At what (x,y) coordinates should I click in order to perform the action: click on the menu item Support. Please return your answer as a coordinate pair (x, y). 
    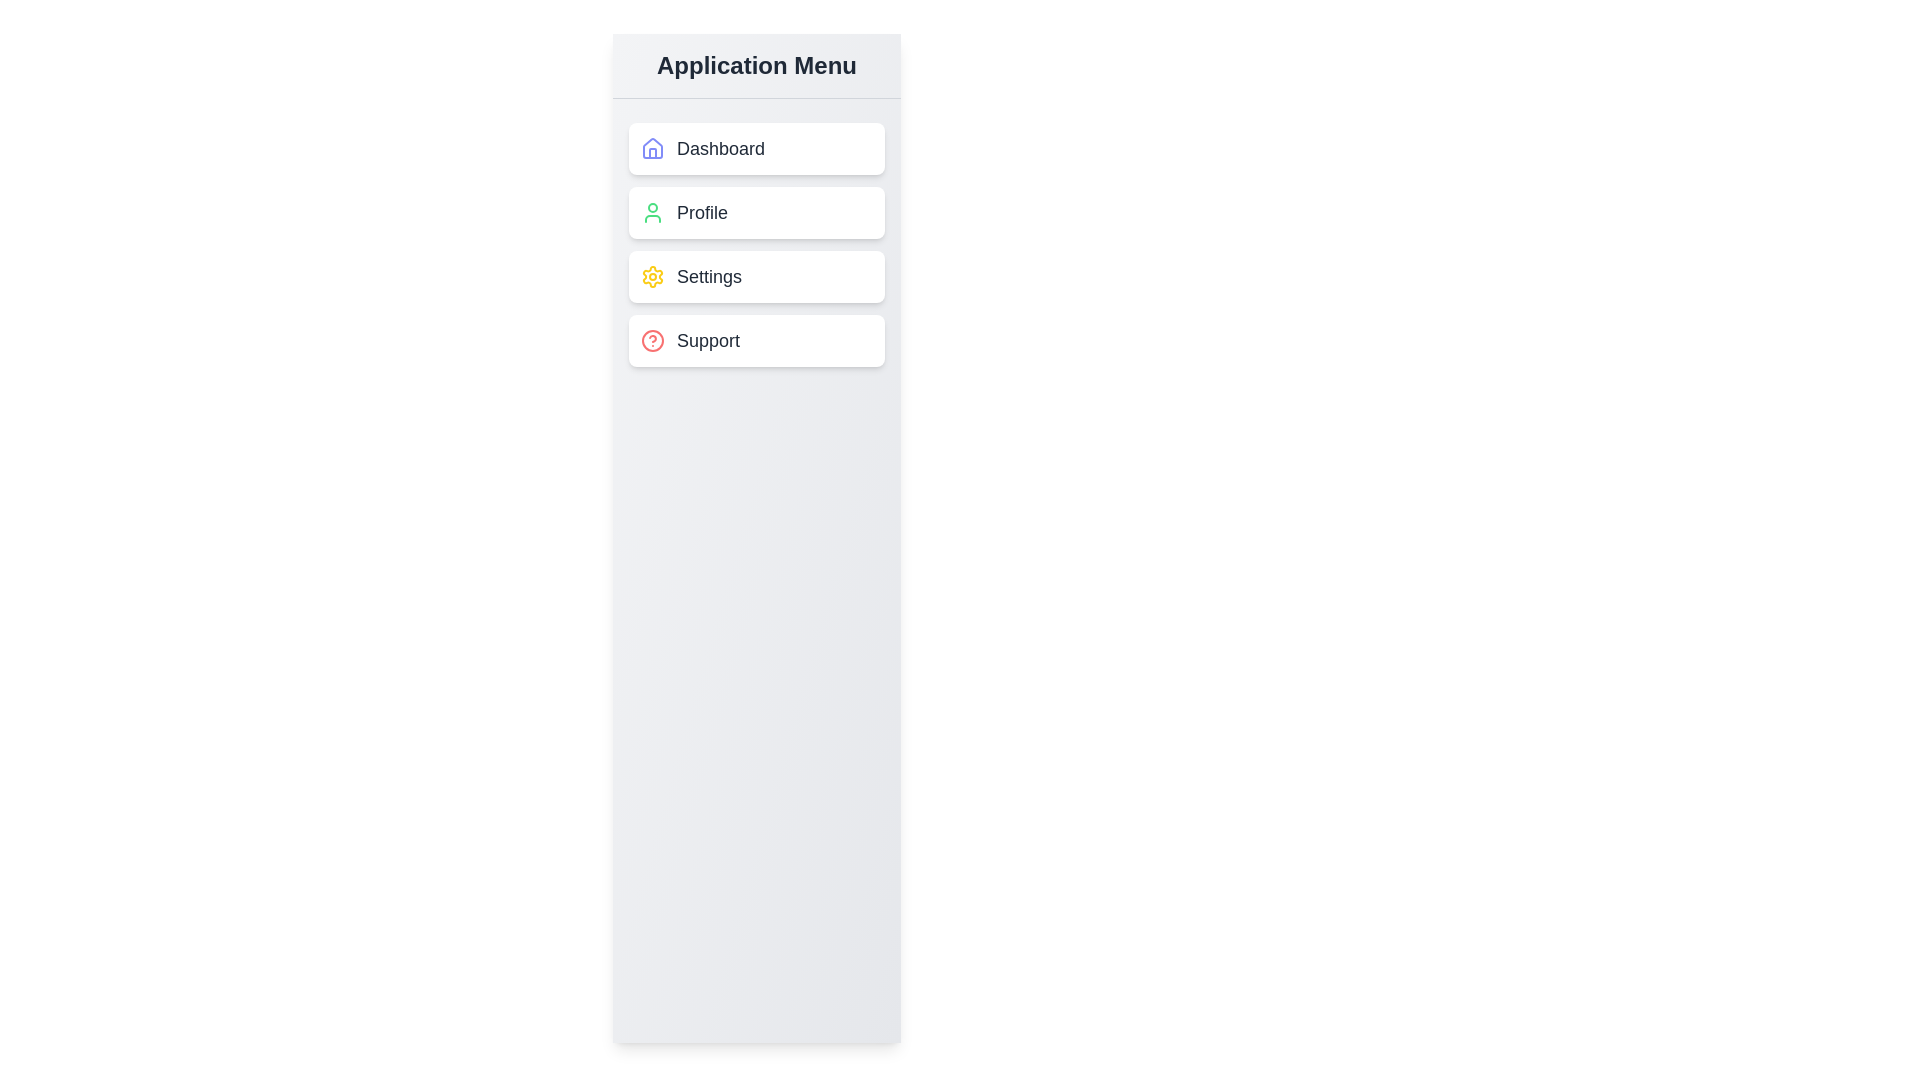
    Looking at the image, I should click on (756, 339).